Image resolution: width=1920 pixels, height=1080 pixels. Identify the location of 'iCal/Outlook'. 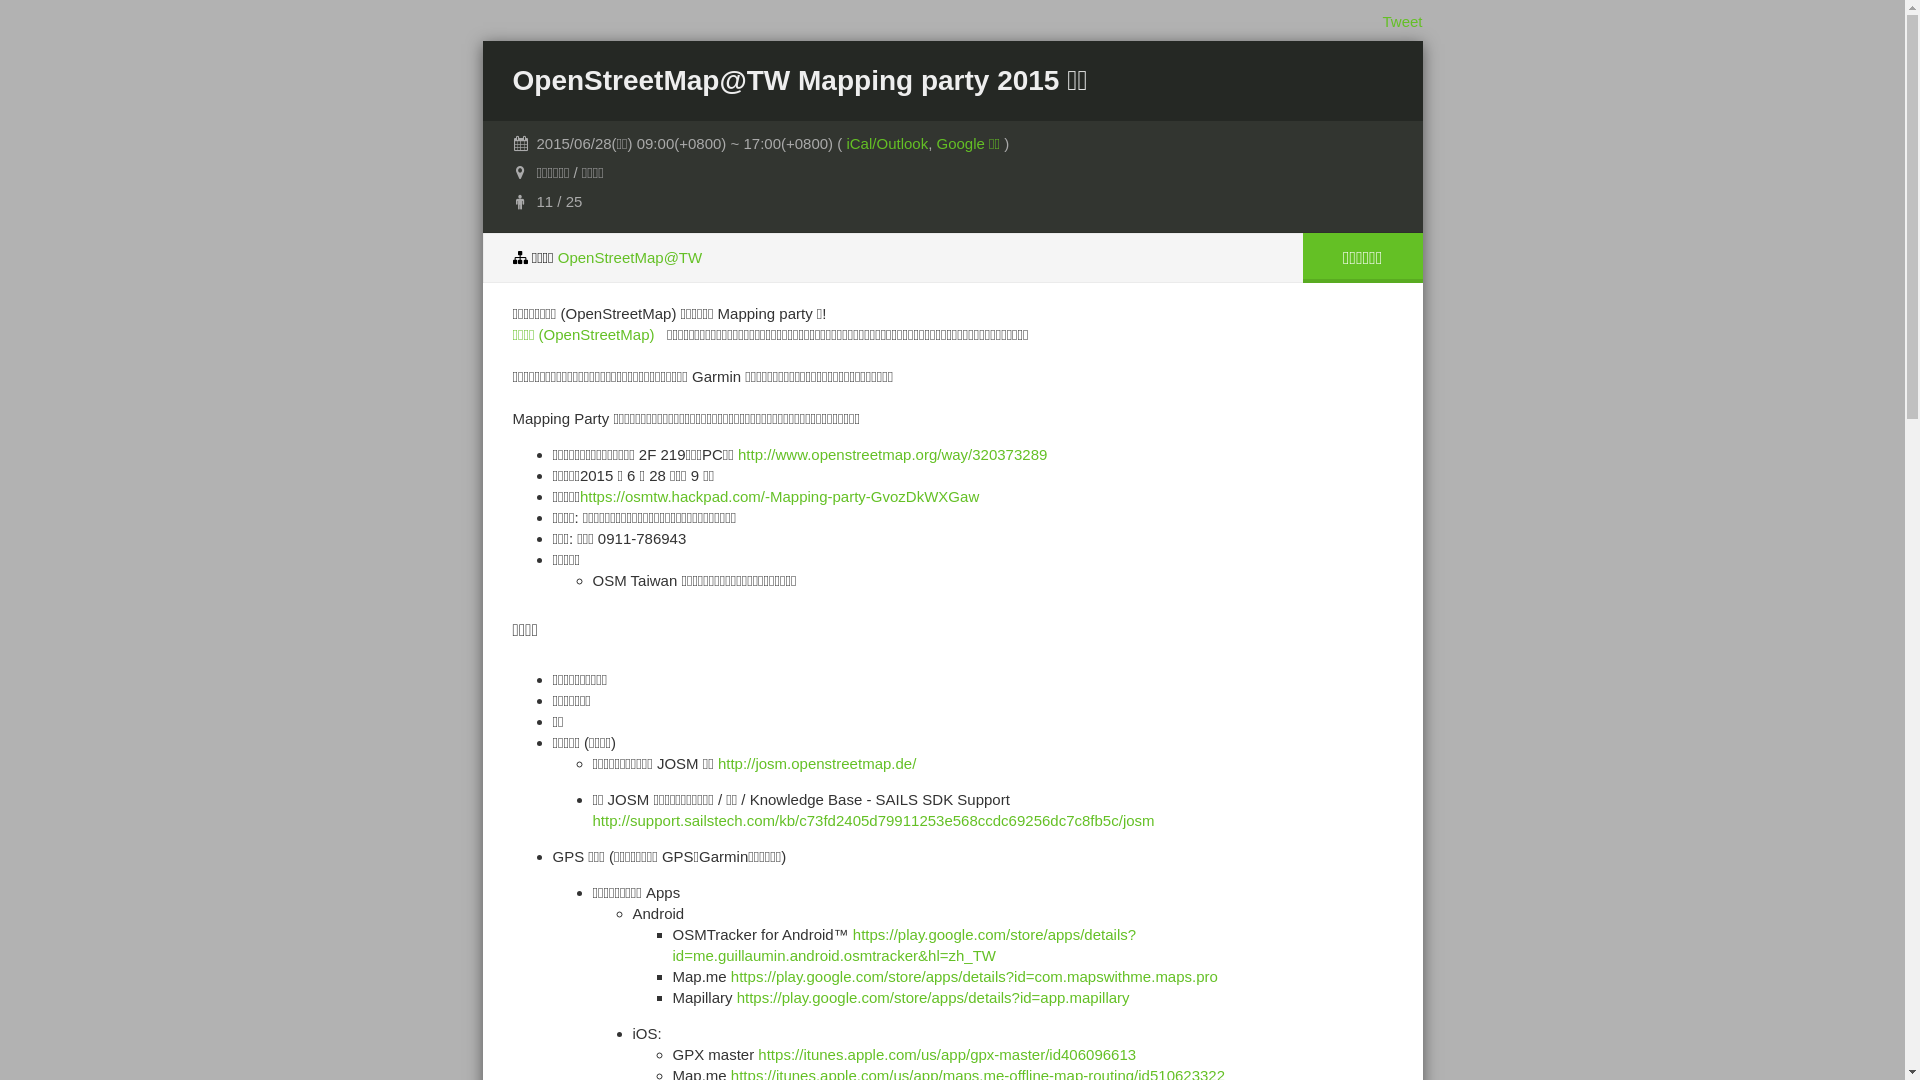
(886, 142).